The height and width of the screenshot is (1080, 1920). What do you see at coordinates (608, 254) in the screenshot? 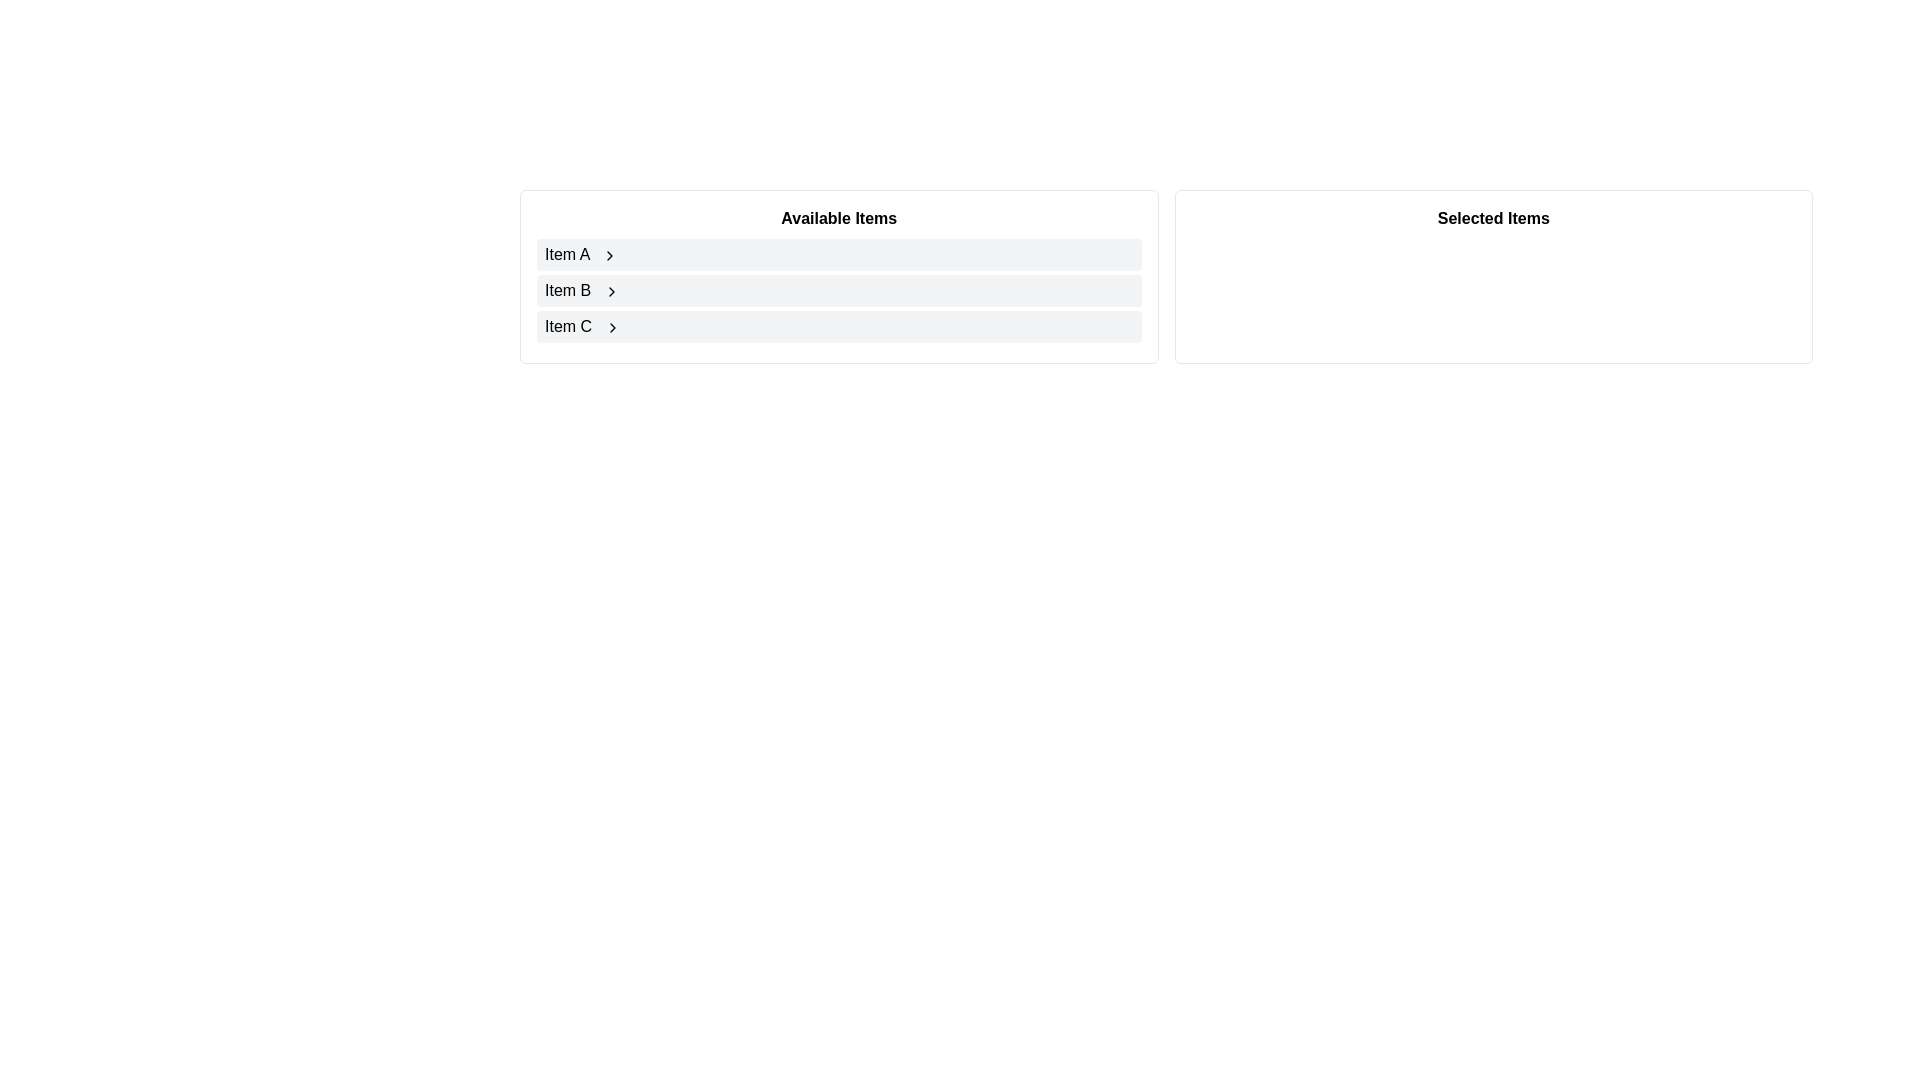
I see `the 'Chevron Right' icon located to the immediate right of the text 'Item A' in the 'Available Items' section` at bounding box center [608, 254].